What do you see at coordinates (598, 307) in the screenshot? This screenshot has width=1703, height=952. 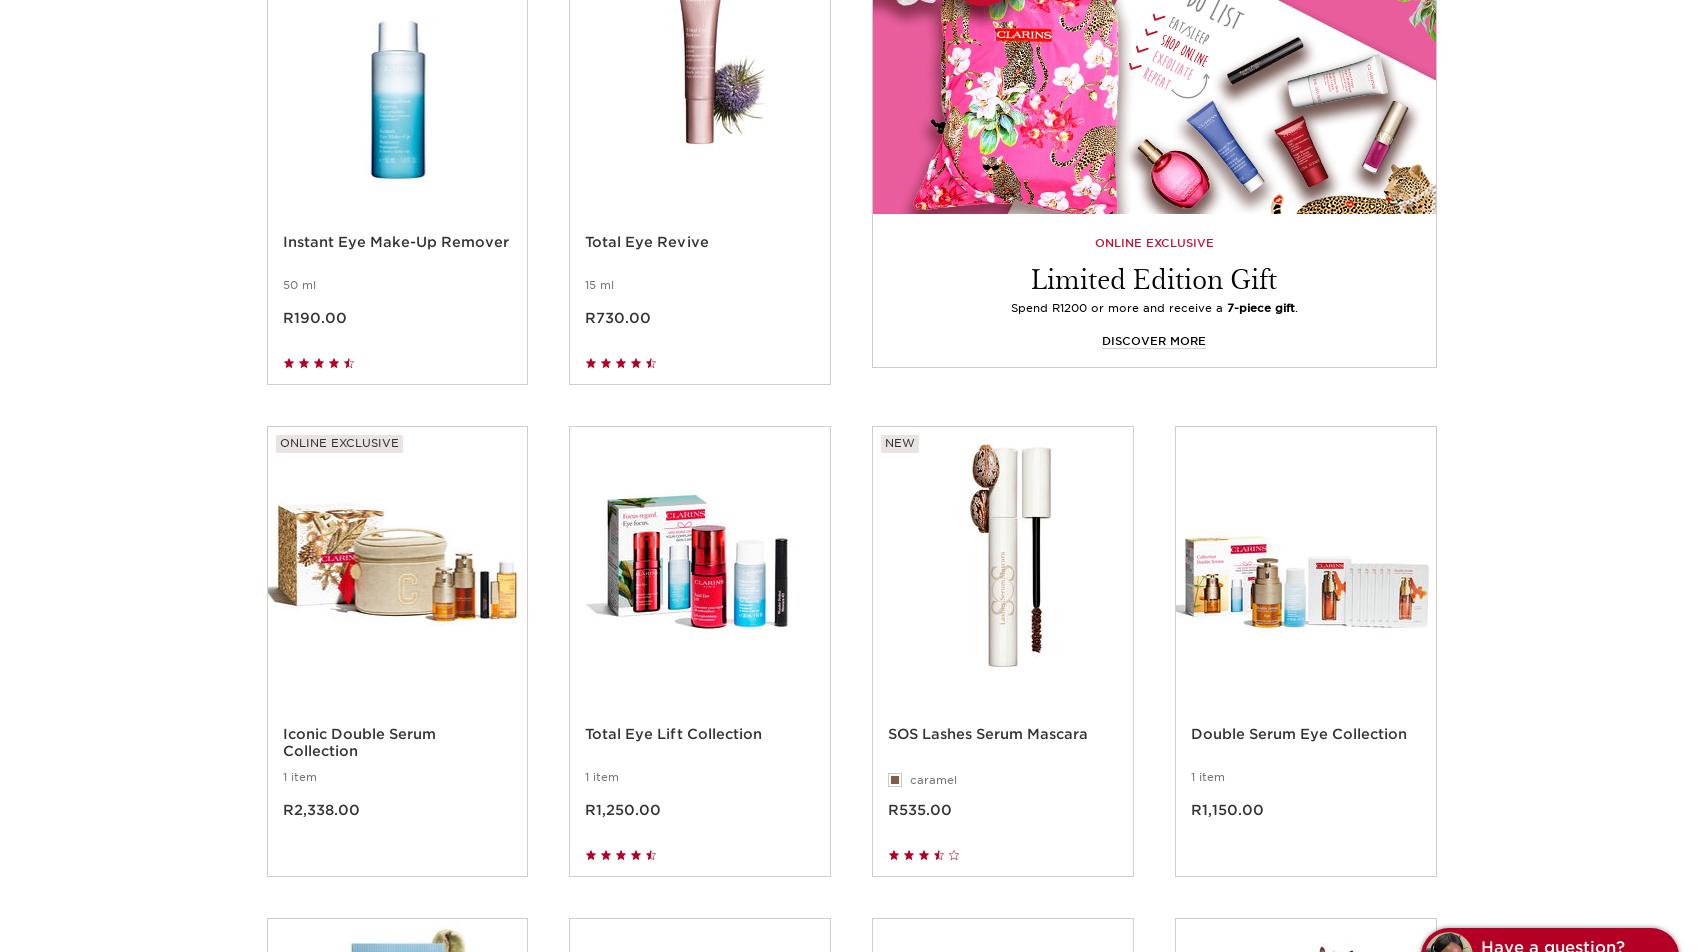 I see `'15 ml'` at bounding box center [598, 307].